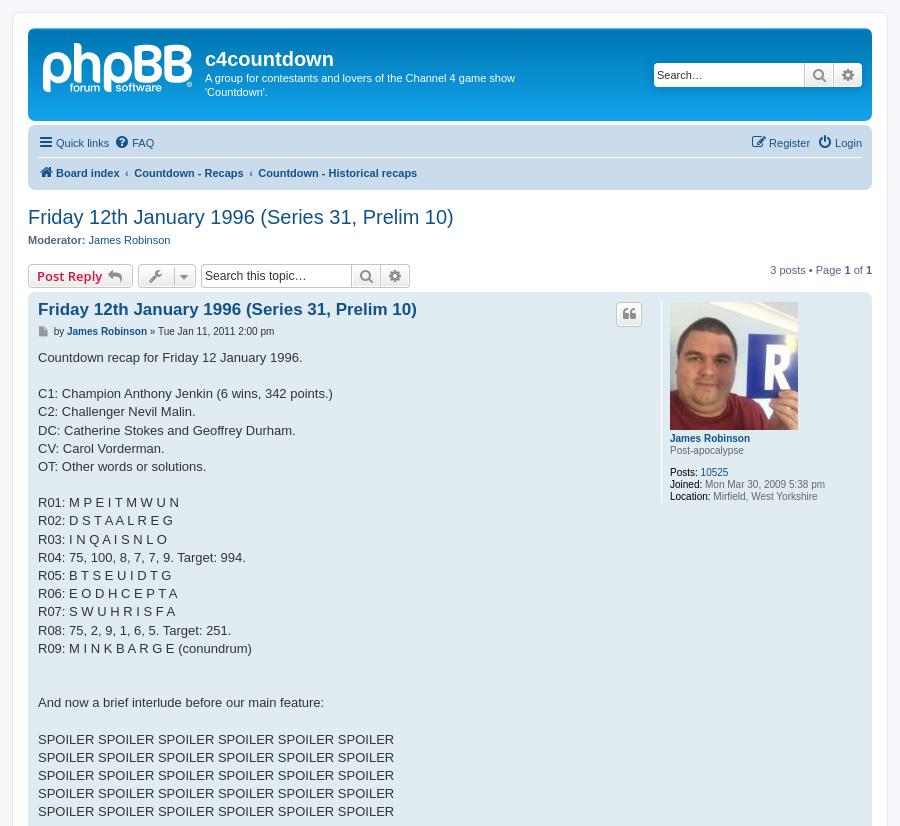 This screenshot has width=900, height=826. Describe the element at coordinates (106, 593) in the screenshot. I see `'R06: E O D H C E P T A'` at that location.